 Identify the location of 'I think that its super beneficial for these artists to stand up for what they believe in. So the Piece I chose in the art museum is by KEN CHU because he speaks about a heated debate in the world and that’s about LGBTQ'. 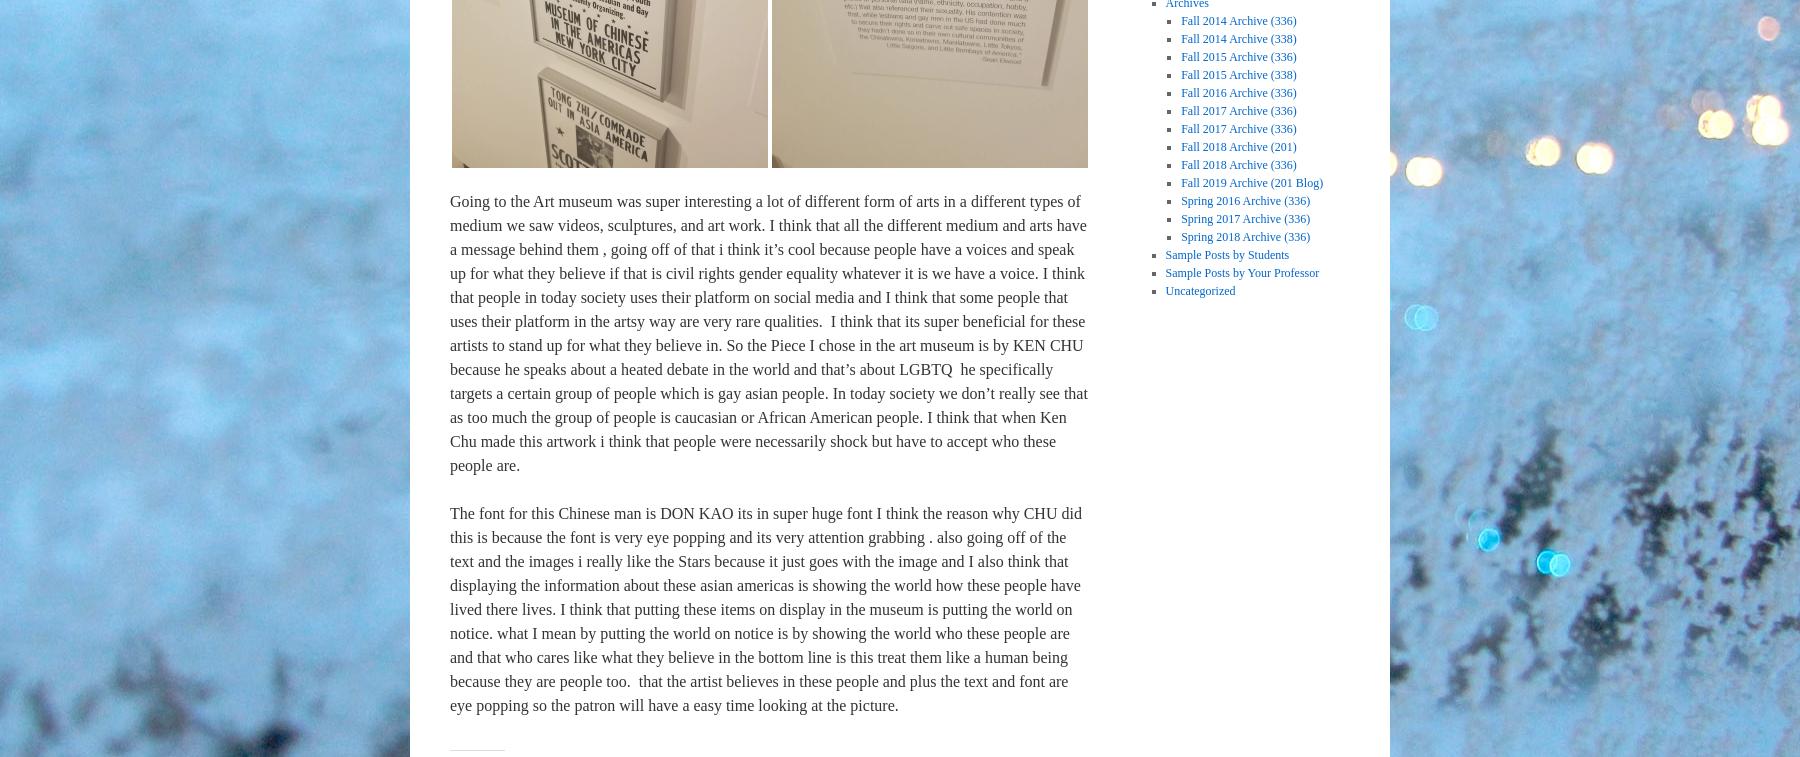
(766, 344).